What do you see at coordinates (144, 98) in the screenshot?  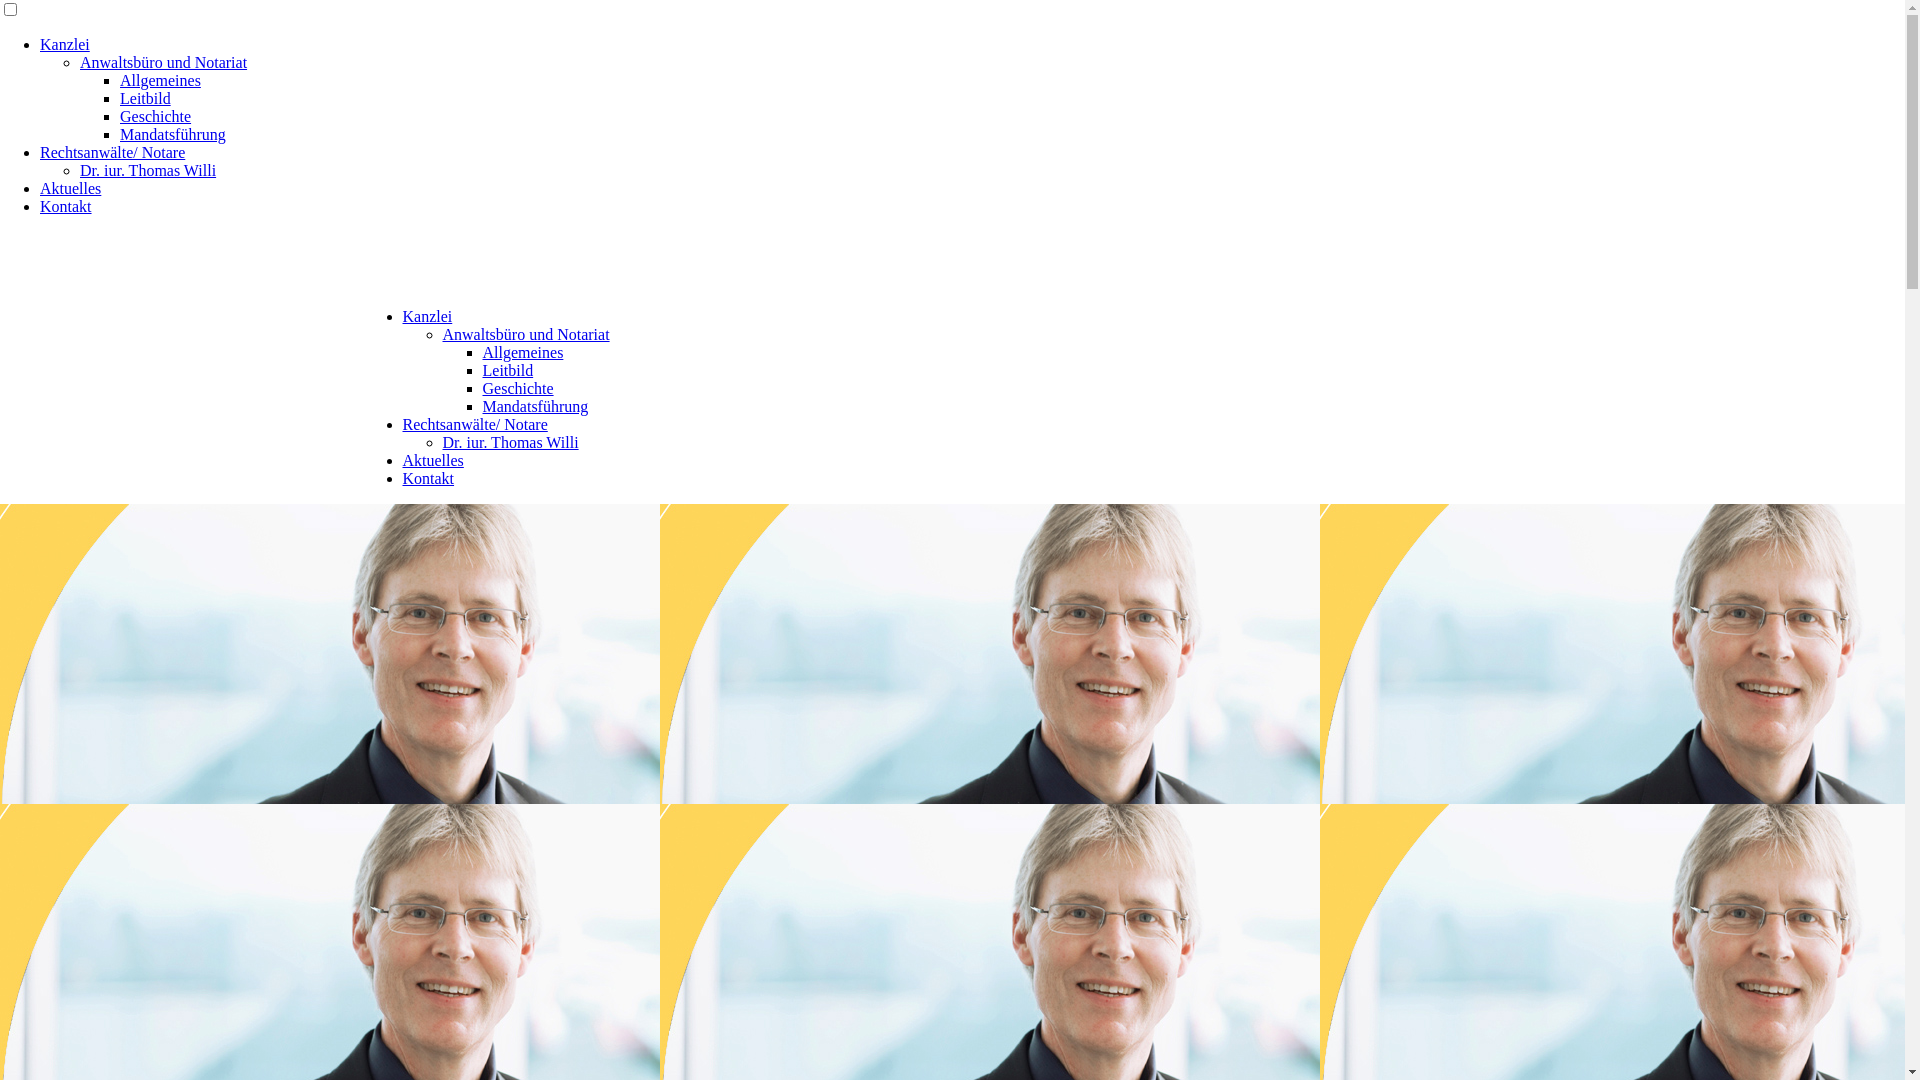 I see `'Leitbild'` at bounding box center [144, 98].